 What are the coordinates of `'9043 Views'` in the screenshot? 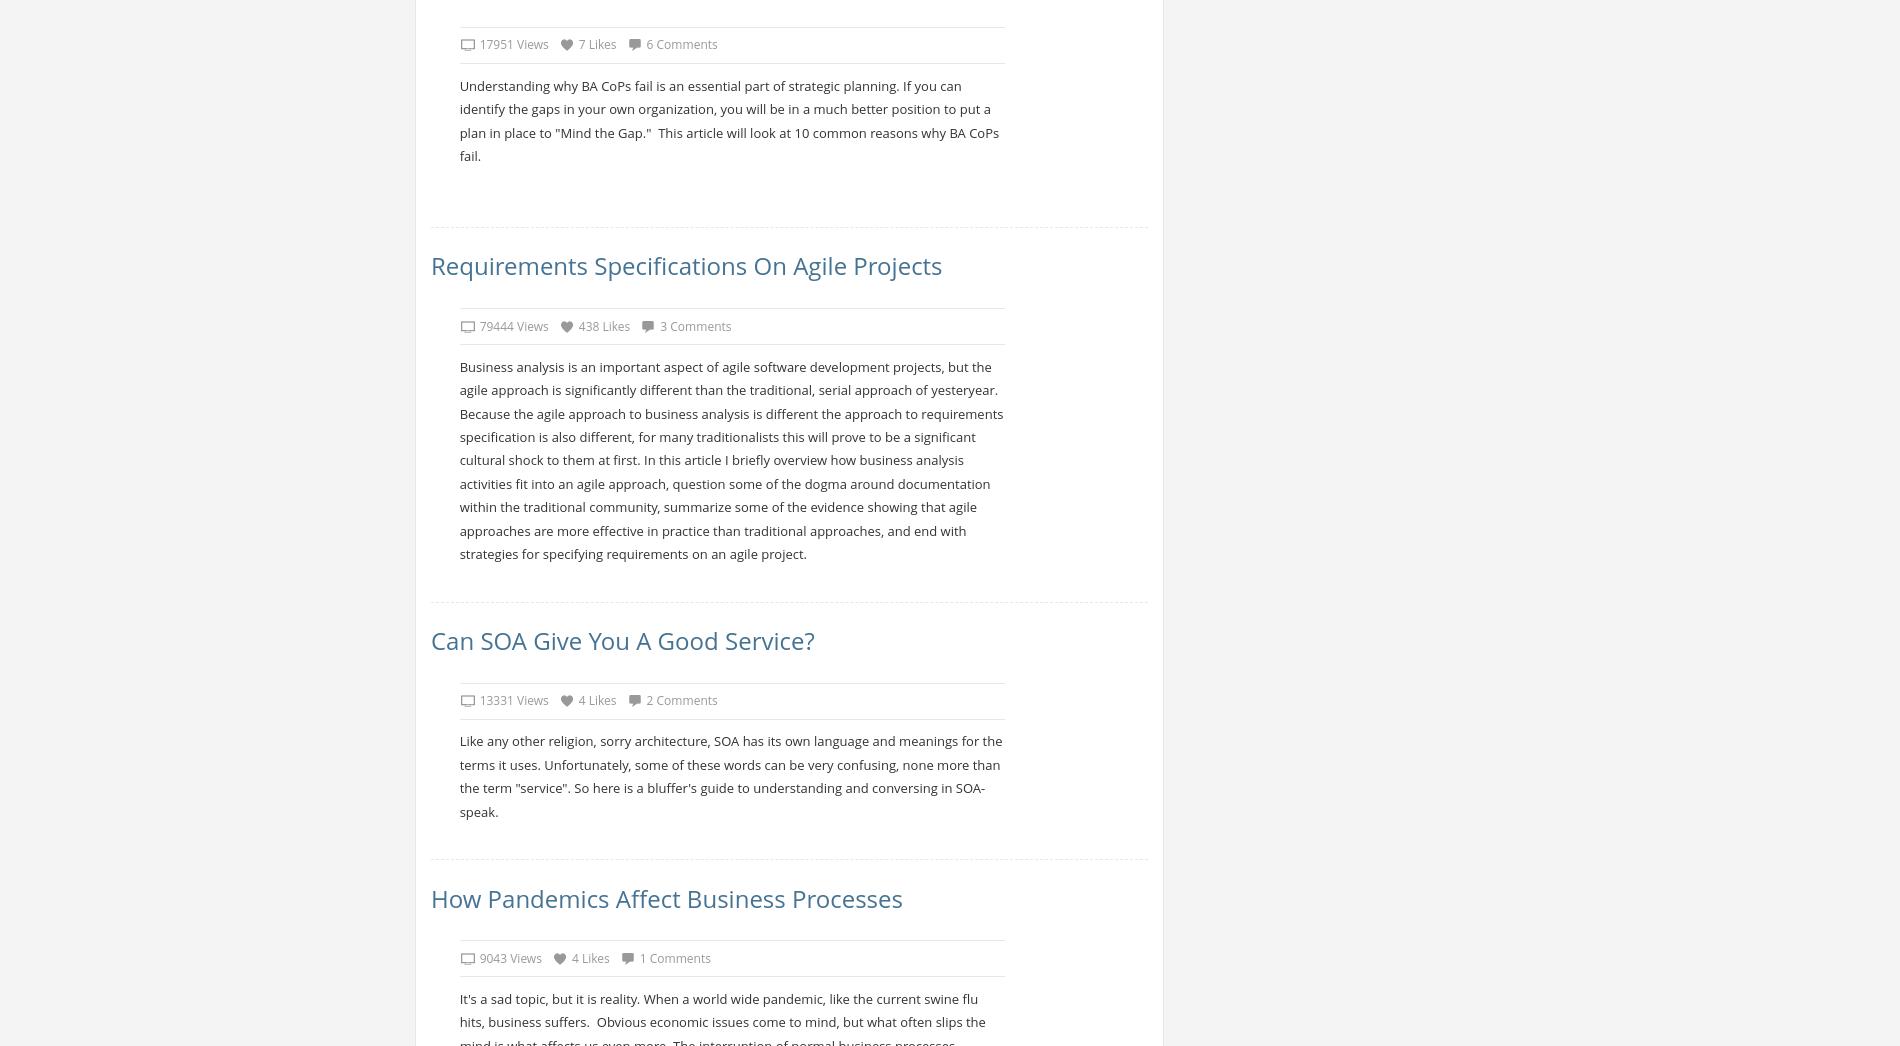 It's located at (509, 956).